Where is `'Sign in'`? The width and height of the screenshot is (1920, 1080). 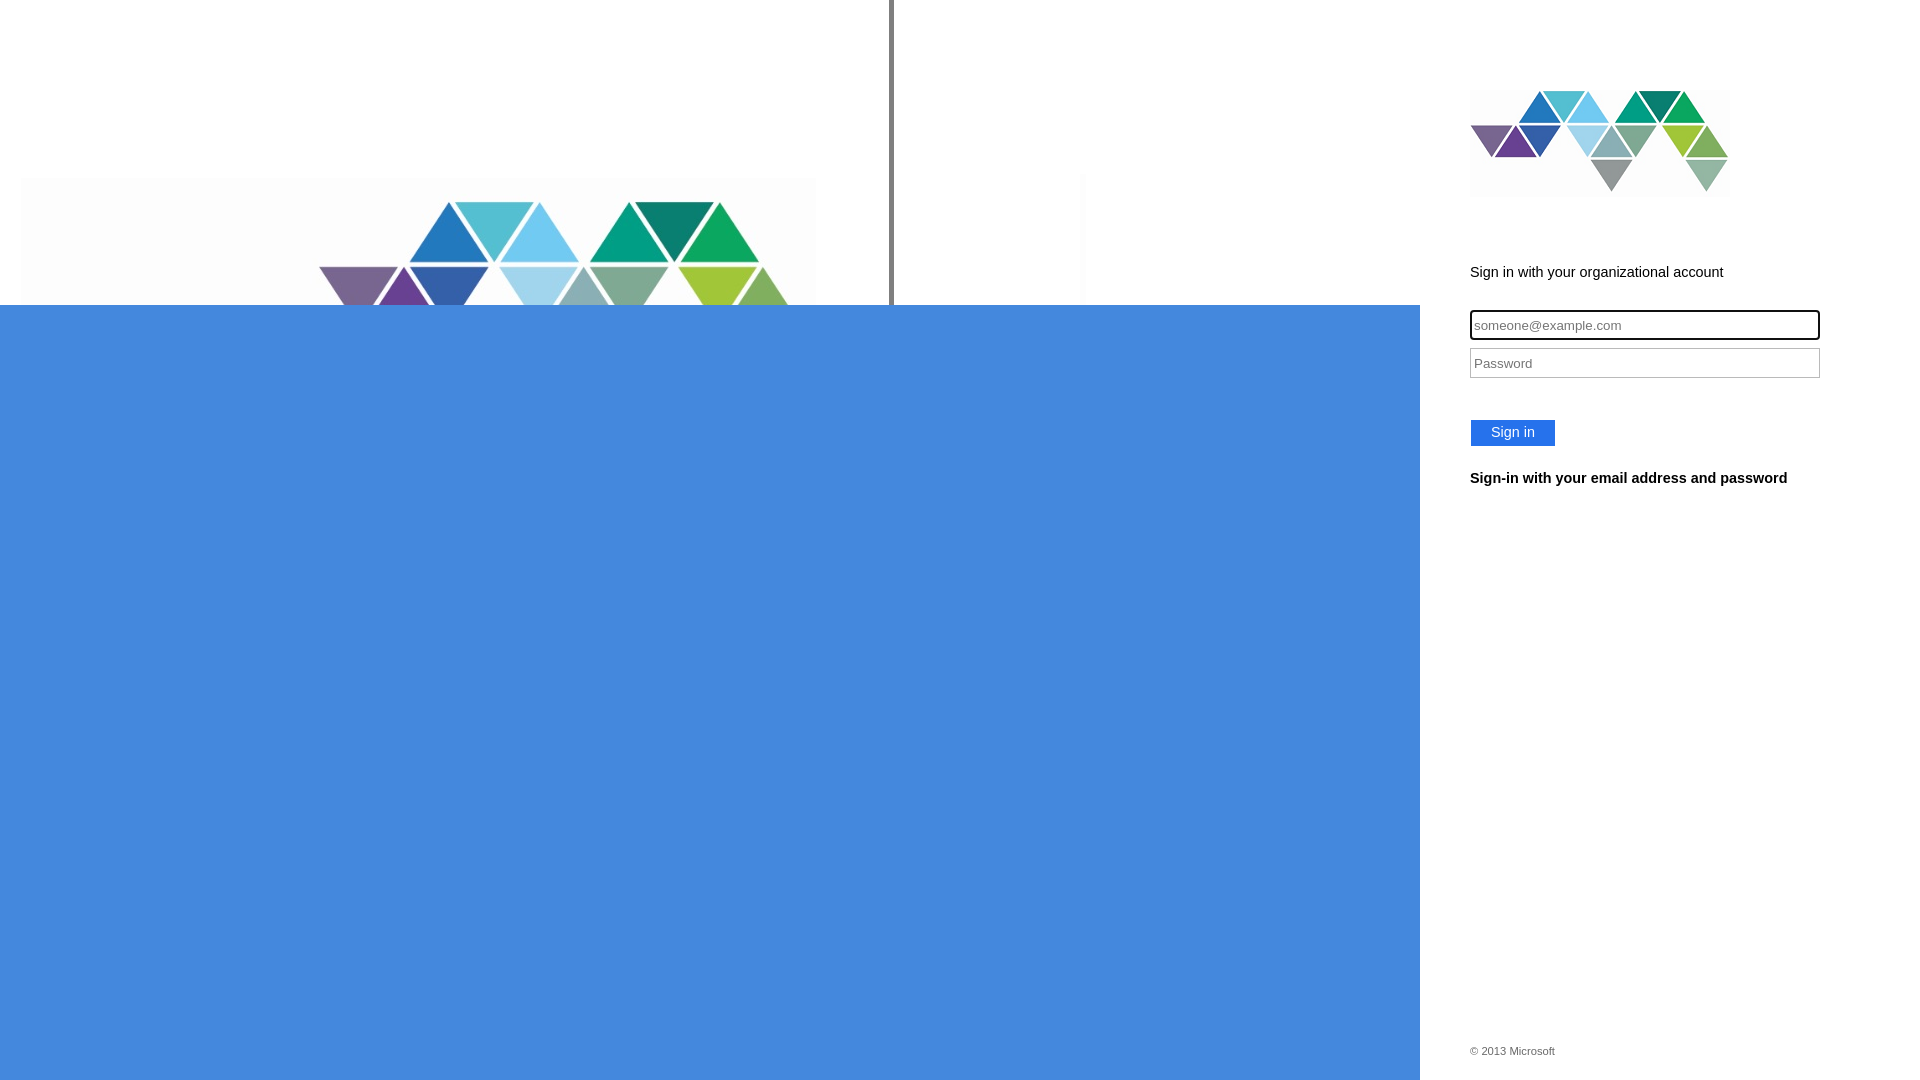 'Sign in' is located at coordinates (1512, 431).